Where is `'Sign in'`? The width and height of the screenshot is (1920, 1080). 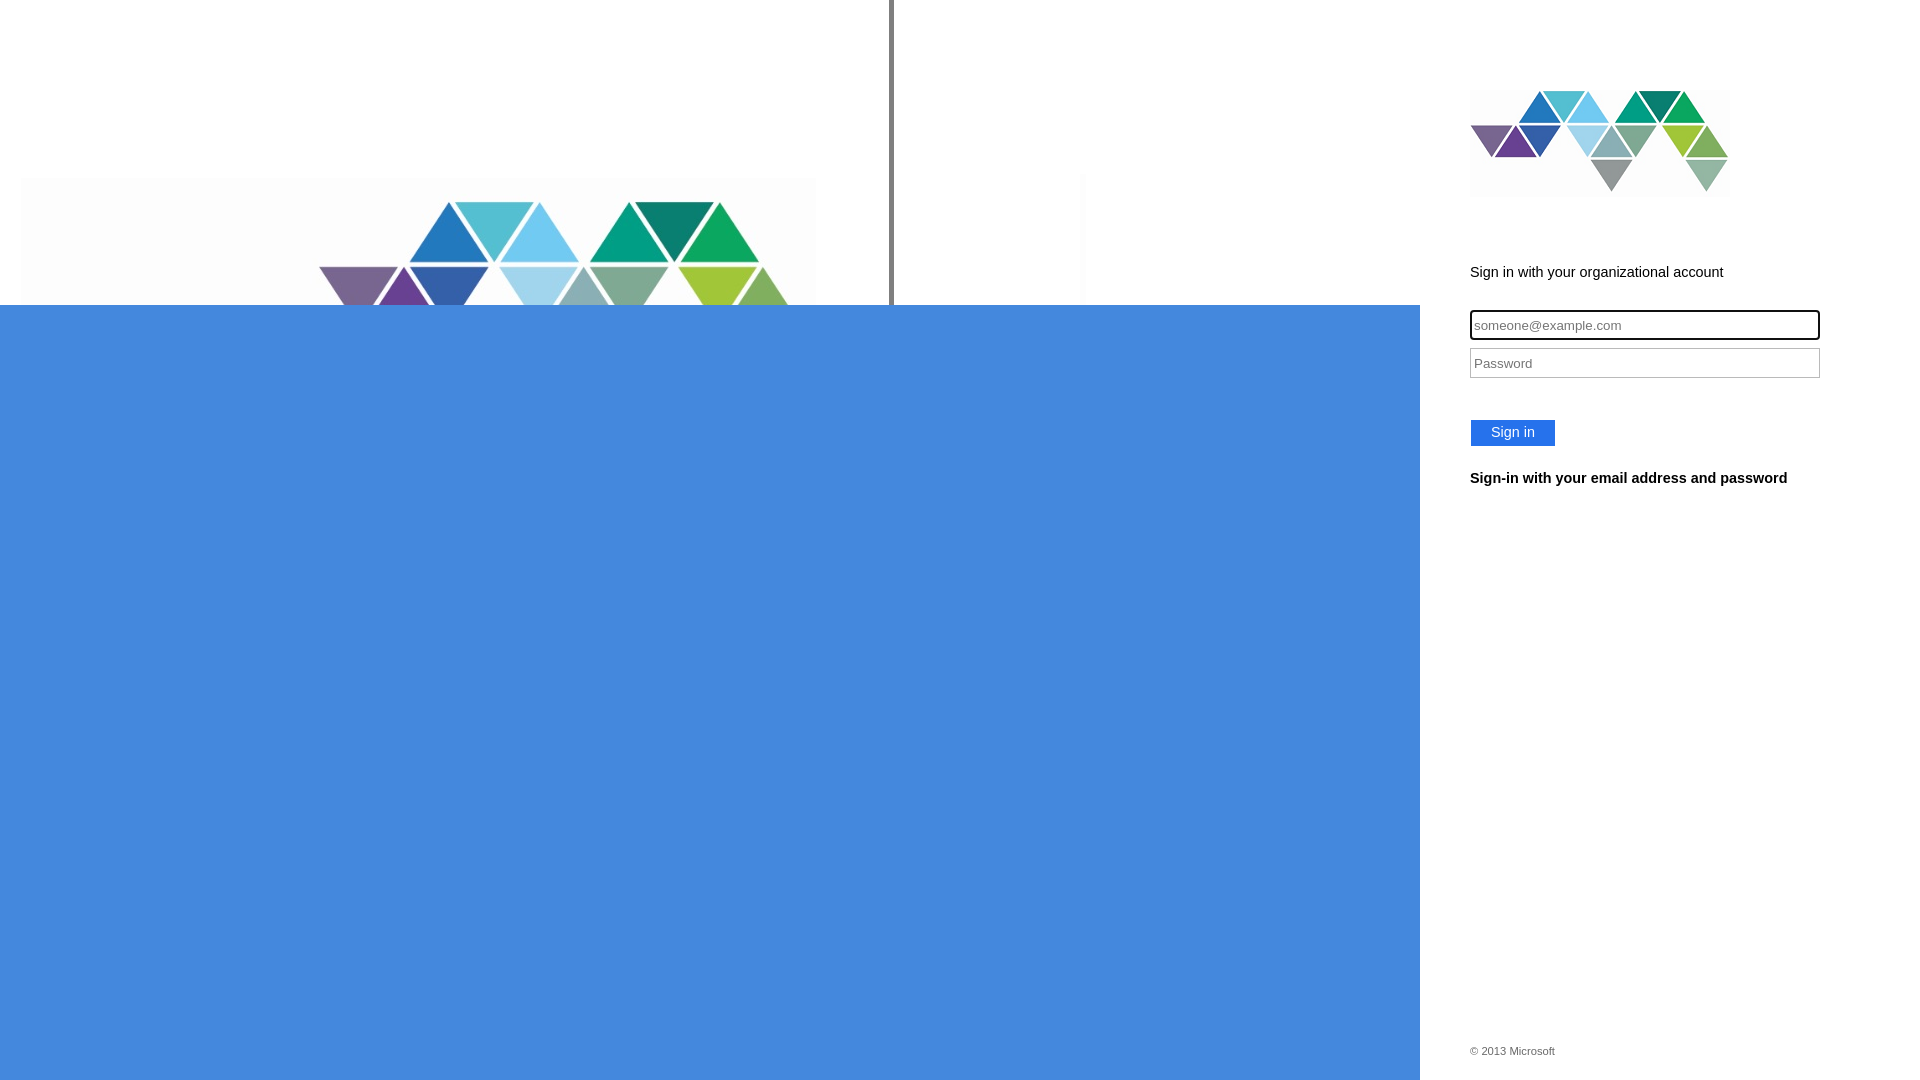 'Sign in' is located at coordinates (1512, 431).